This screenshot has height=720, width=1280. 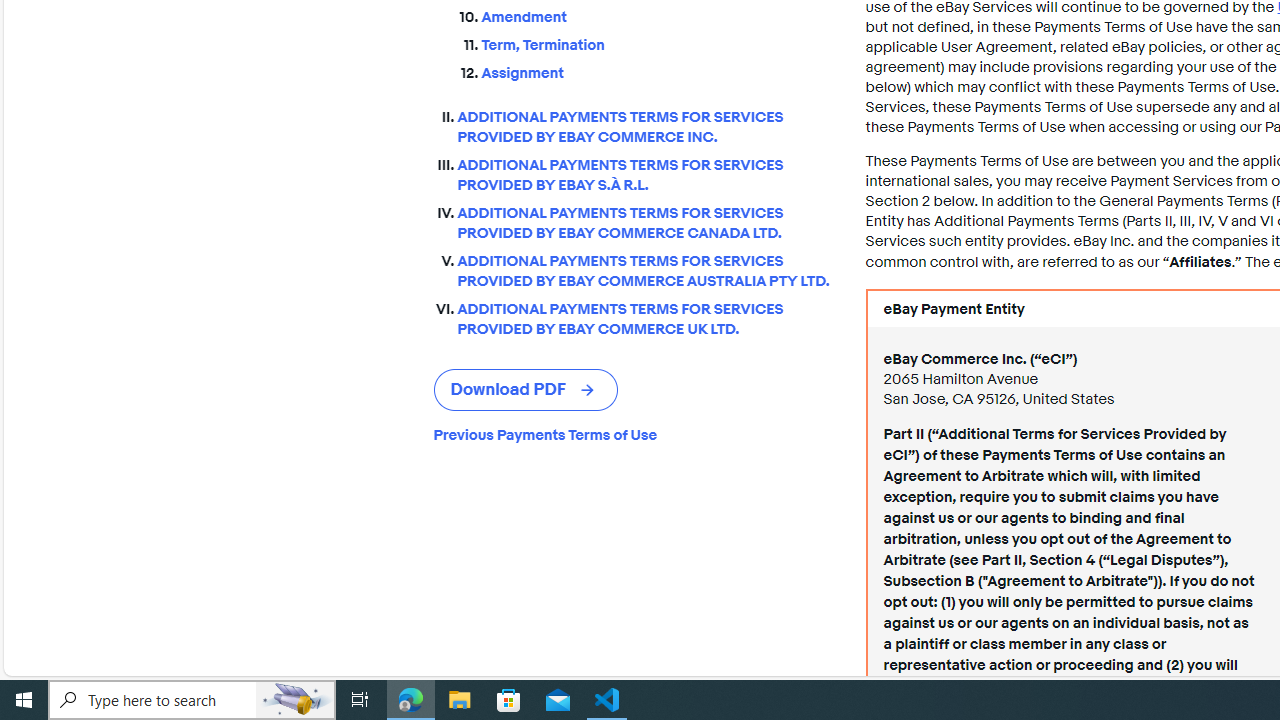 I want to click on 'Previous Payments Terms of Use', so click(x=632, y=434).